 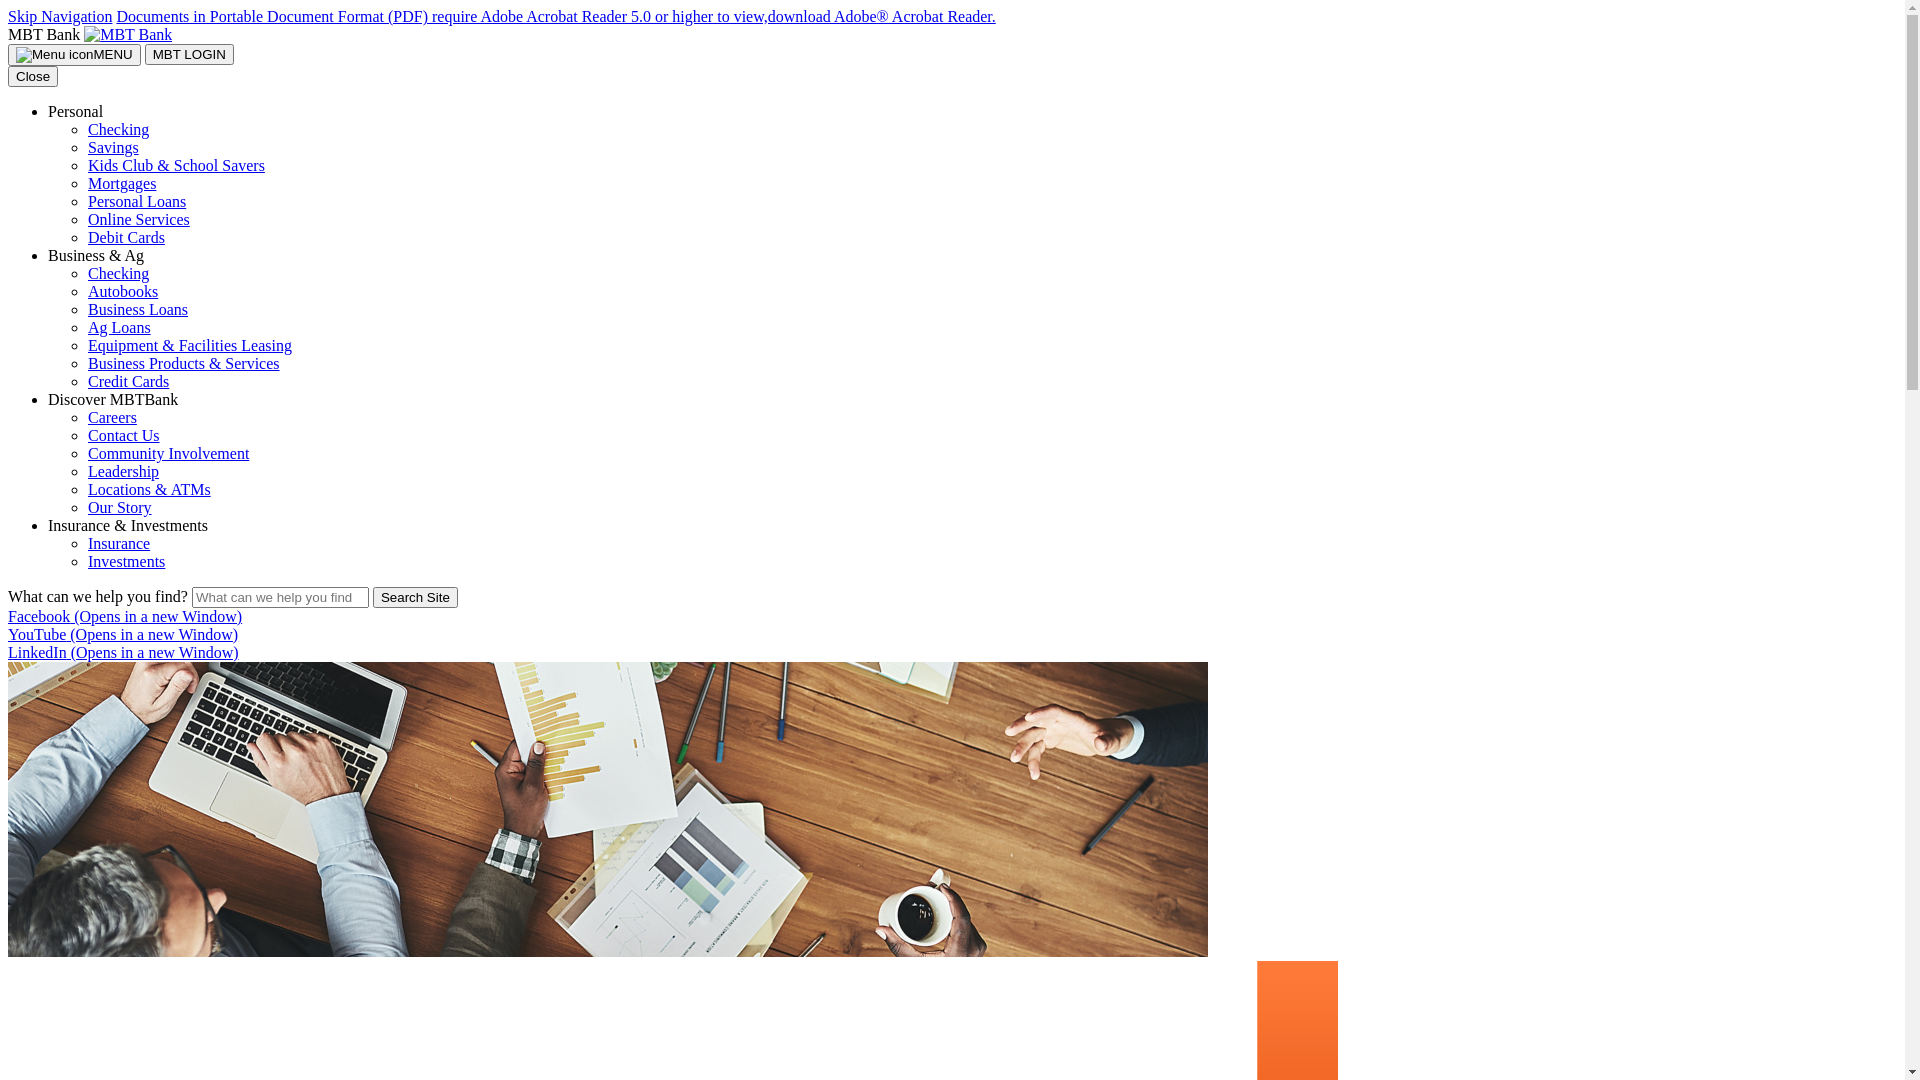 I want to click on 'Autobooks', so click(x=122, y=291).